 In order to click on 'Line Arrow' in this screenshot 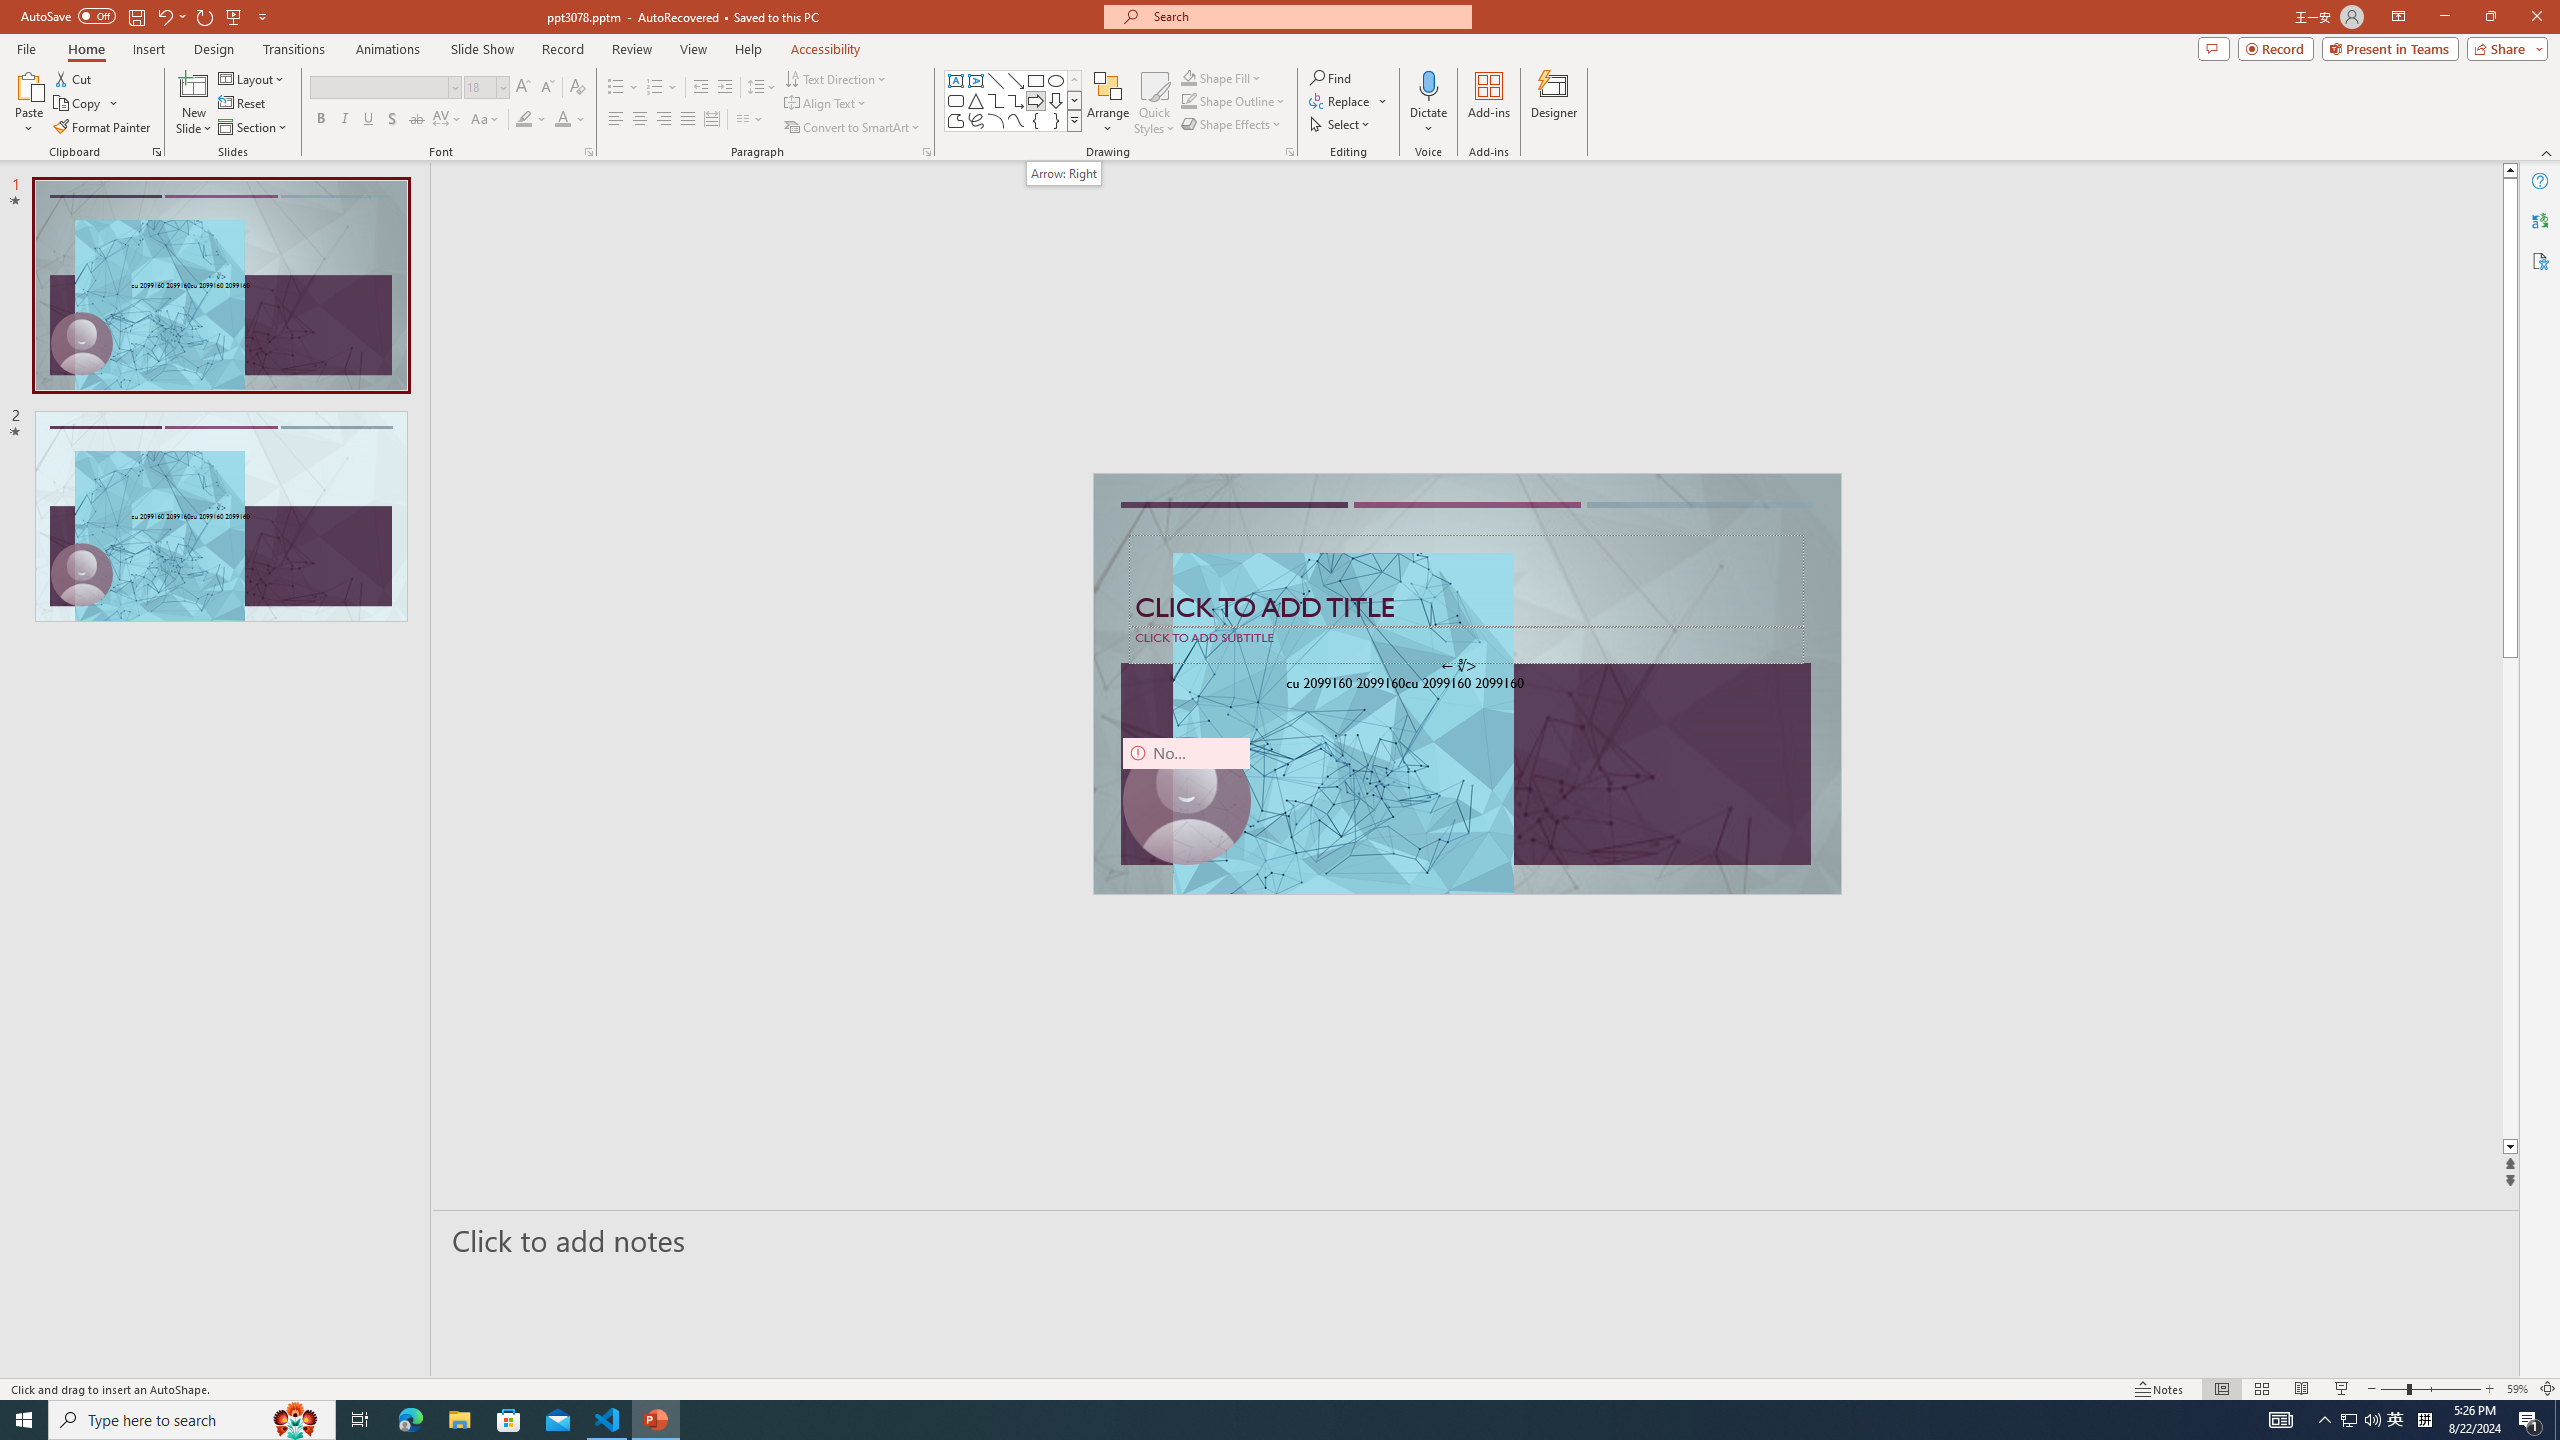, I will do `click(1015, 80)`.